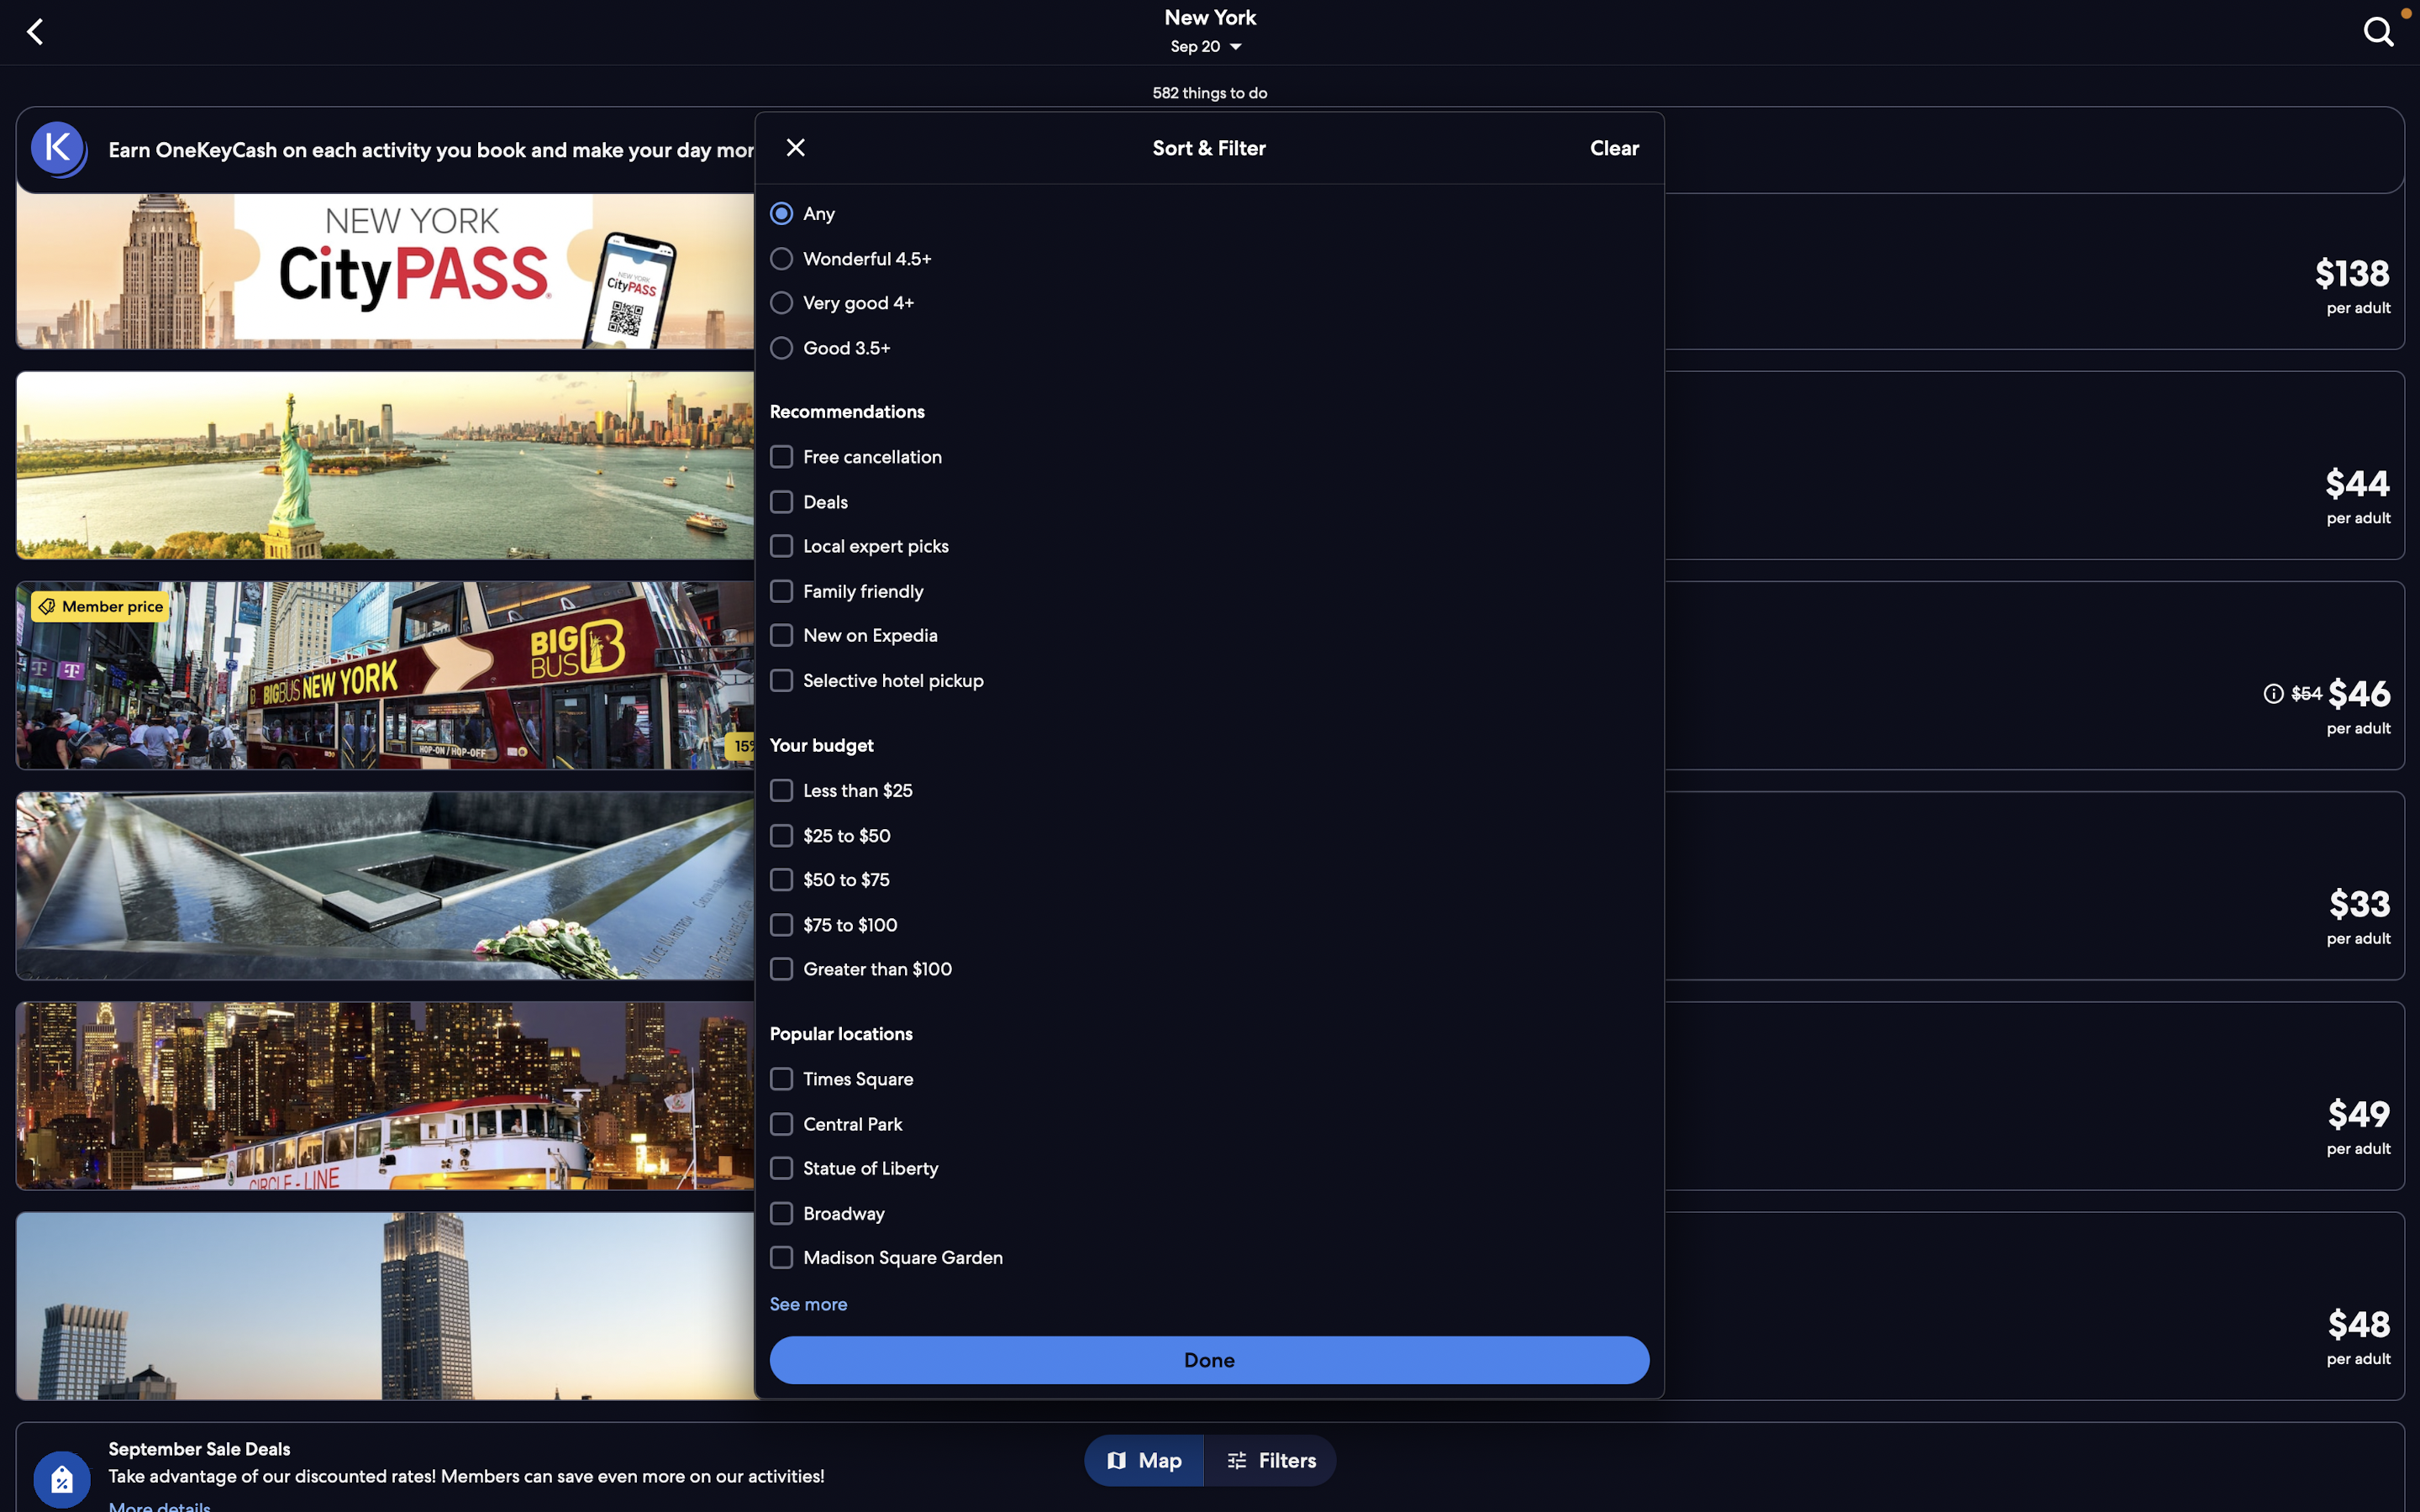 The height and width of the screenshot is (1512, 2420). I want to click on all price brackets below $75, so click(1210, 788).